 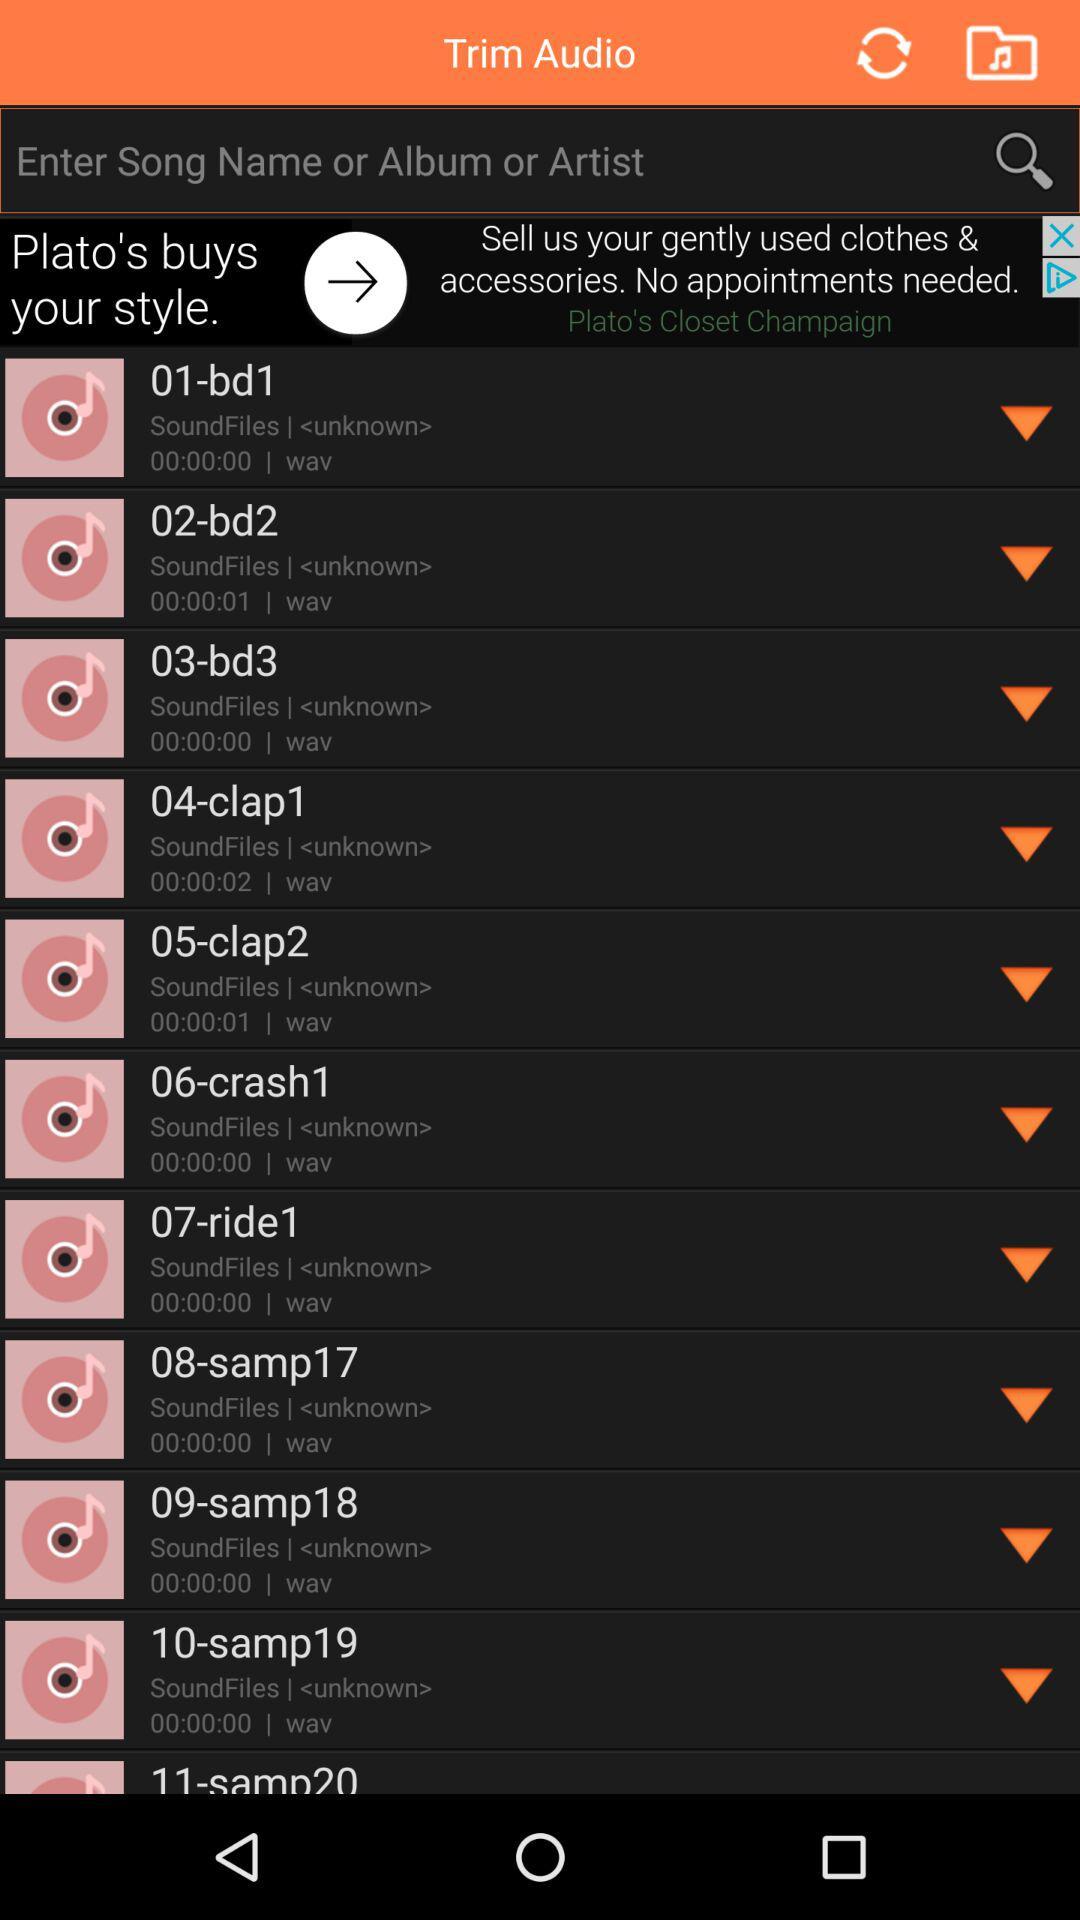 What do you see at coordinates (1027, 1118) in the screenshot?
I see `details` at bounding box center [1027, 1118].